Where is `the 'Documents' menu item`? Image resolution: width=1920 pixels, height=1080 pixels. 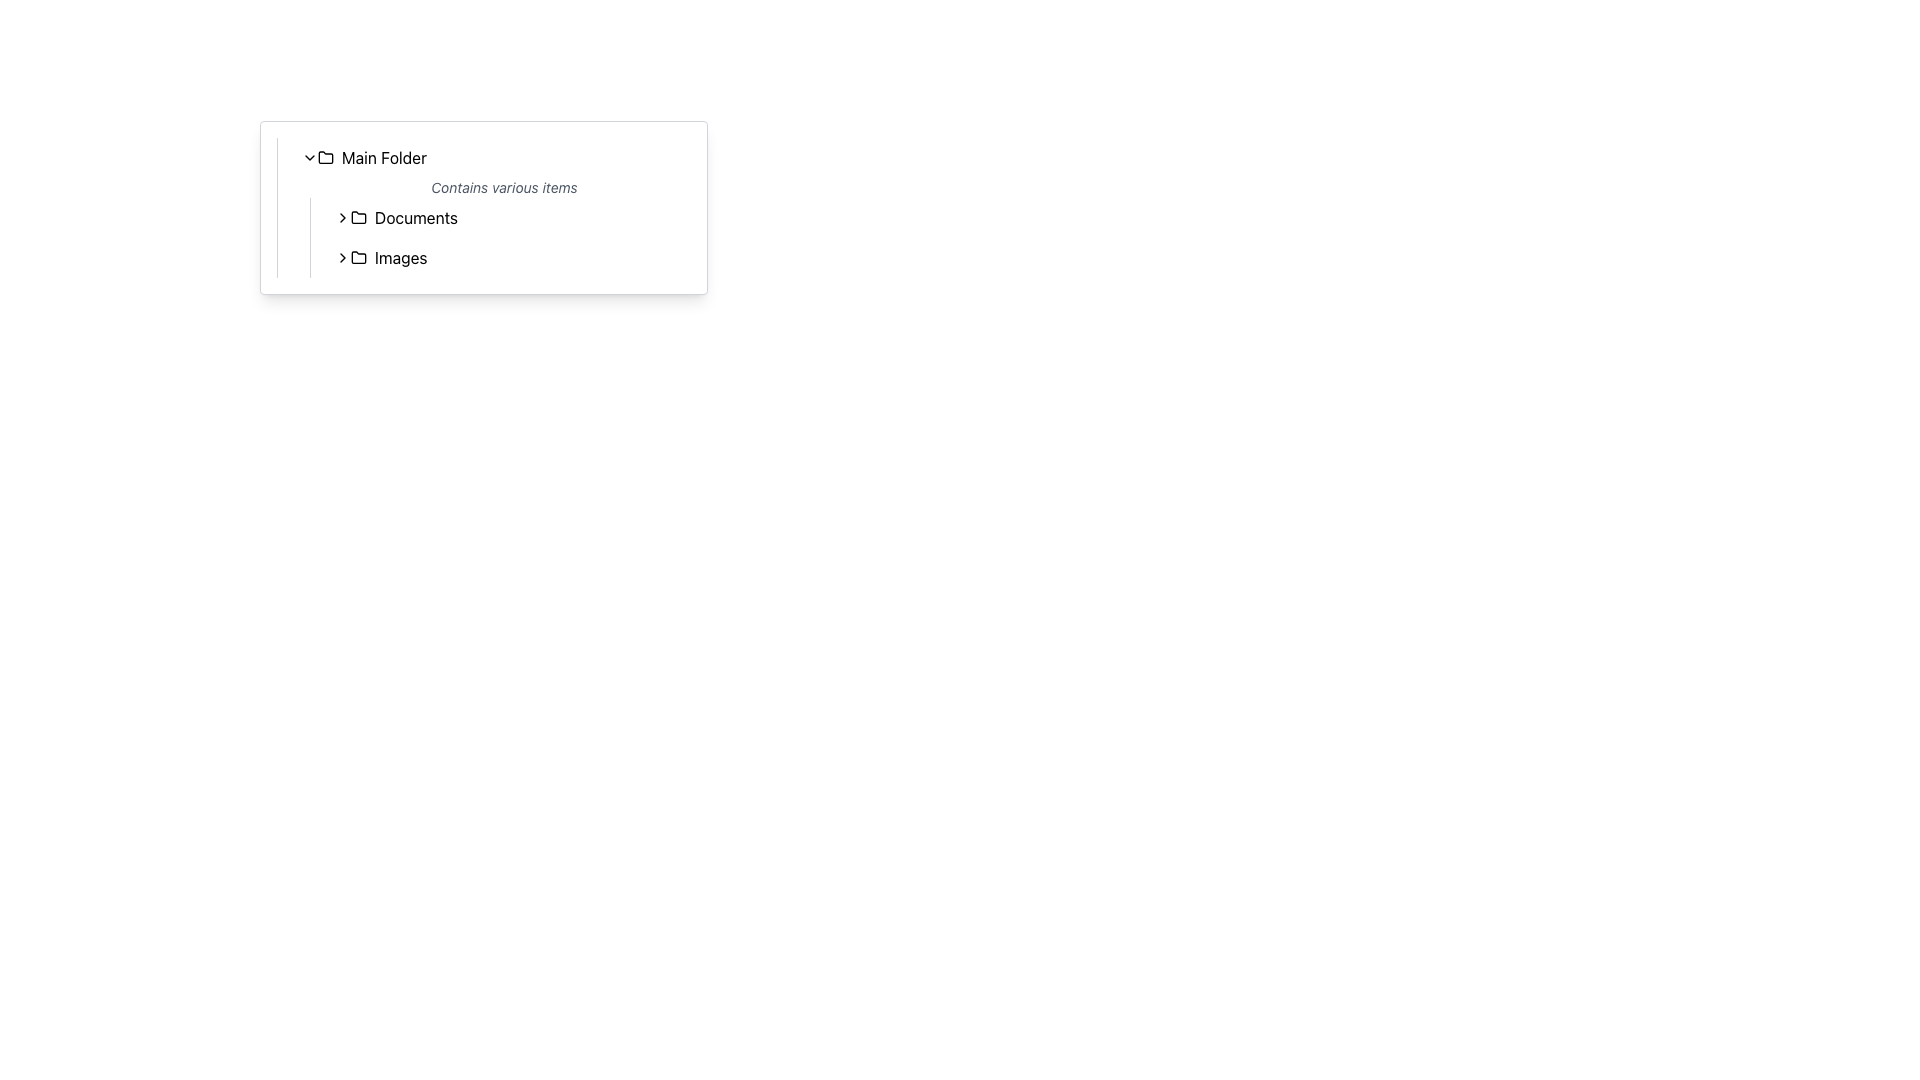 the 'Documents' menu item is located at coordinates (500, 218).